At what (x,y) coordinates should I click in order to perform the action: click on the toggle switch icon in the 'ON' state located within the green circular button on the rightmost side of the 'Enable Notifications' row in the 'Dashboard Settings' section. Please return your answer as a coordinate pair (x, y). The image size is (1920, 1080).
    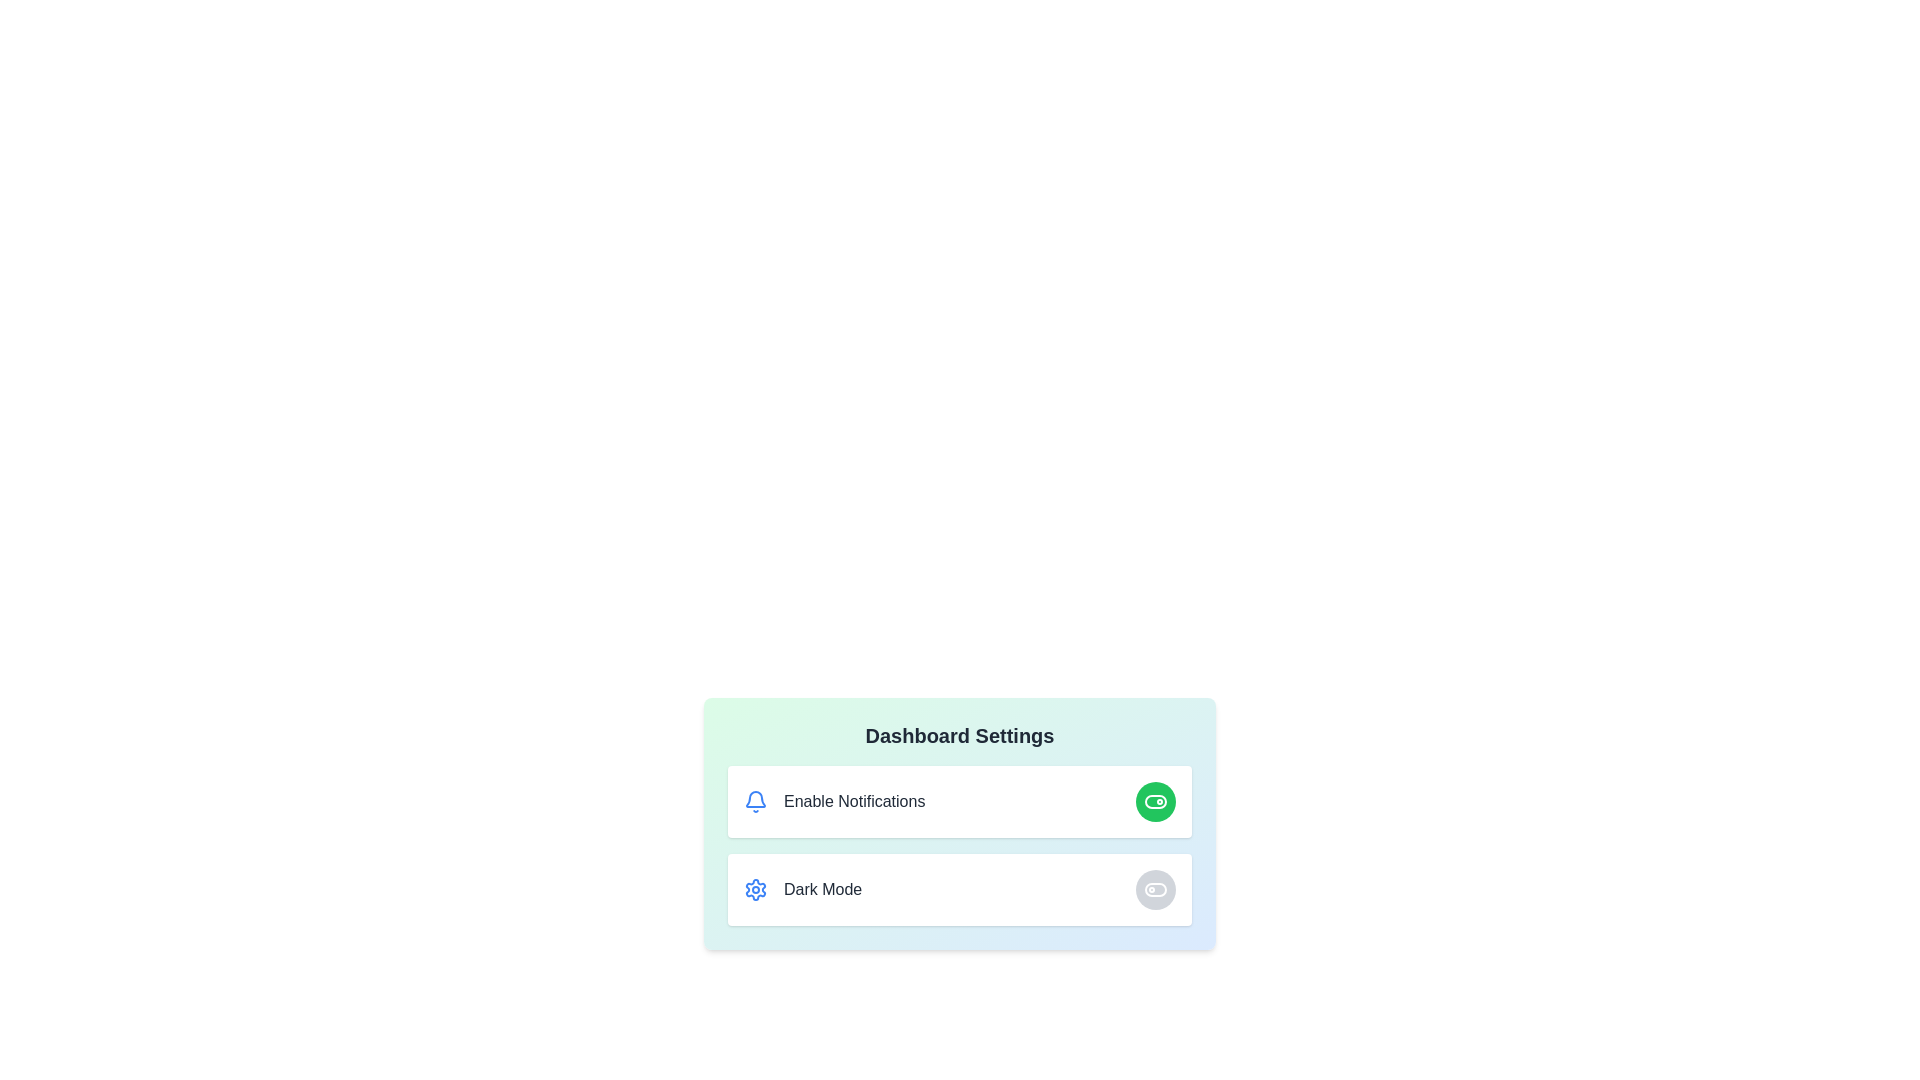
    Looking at the image, I should click on (1156, 801).